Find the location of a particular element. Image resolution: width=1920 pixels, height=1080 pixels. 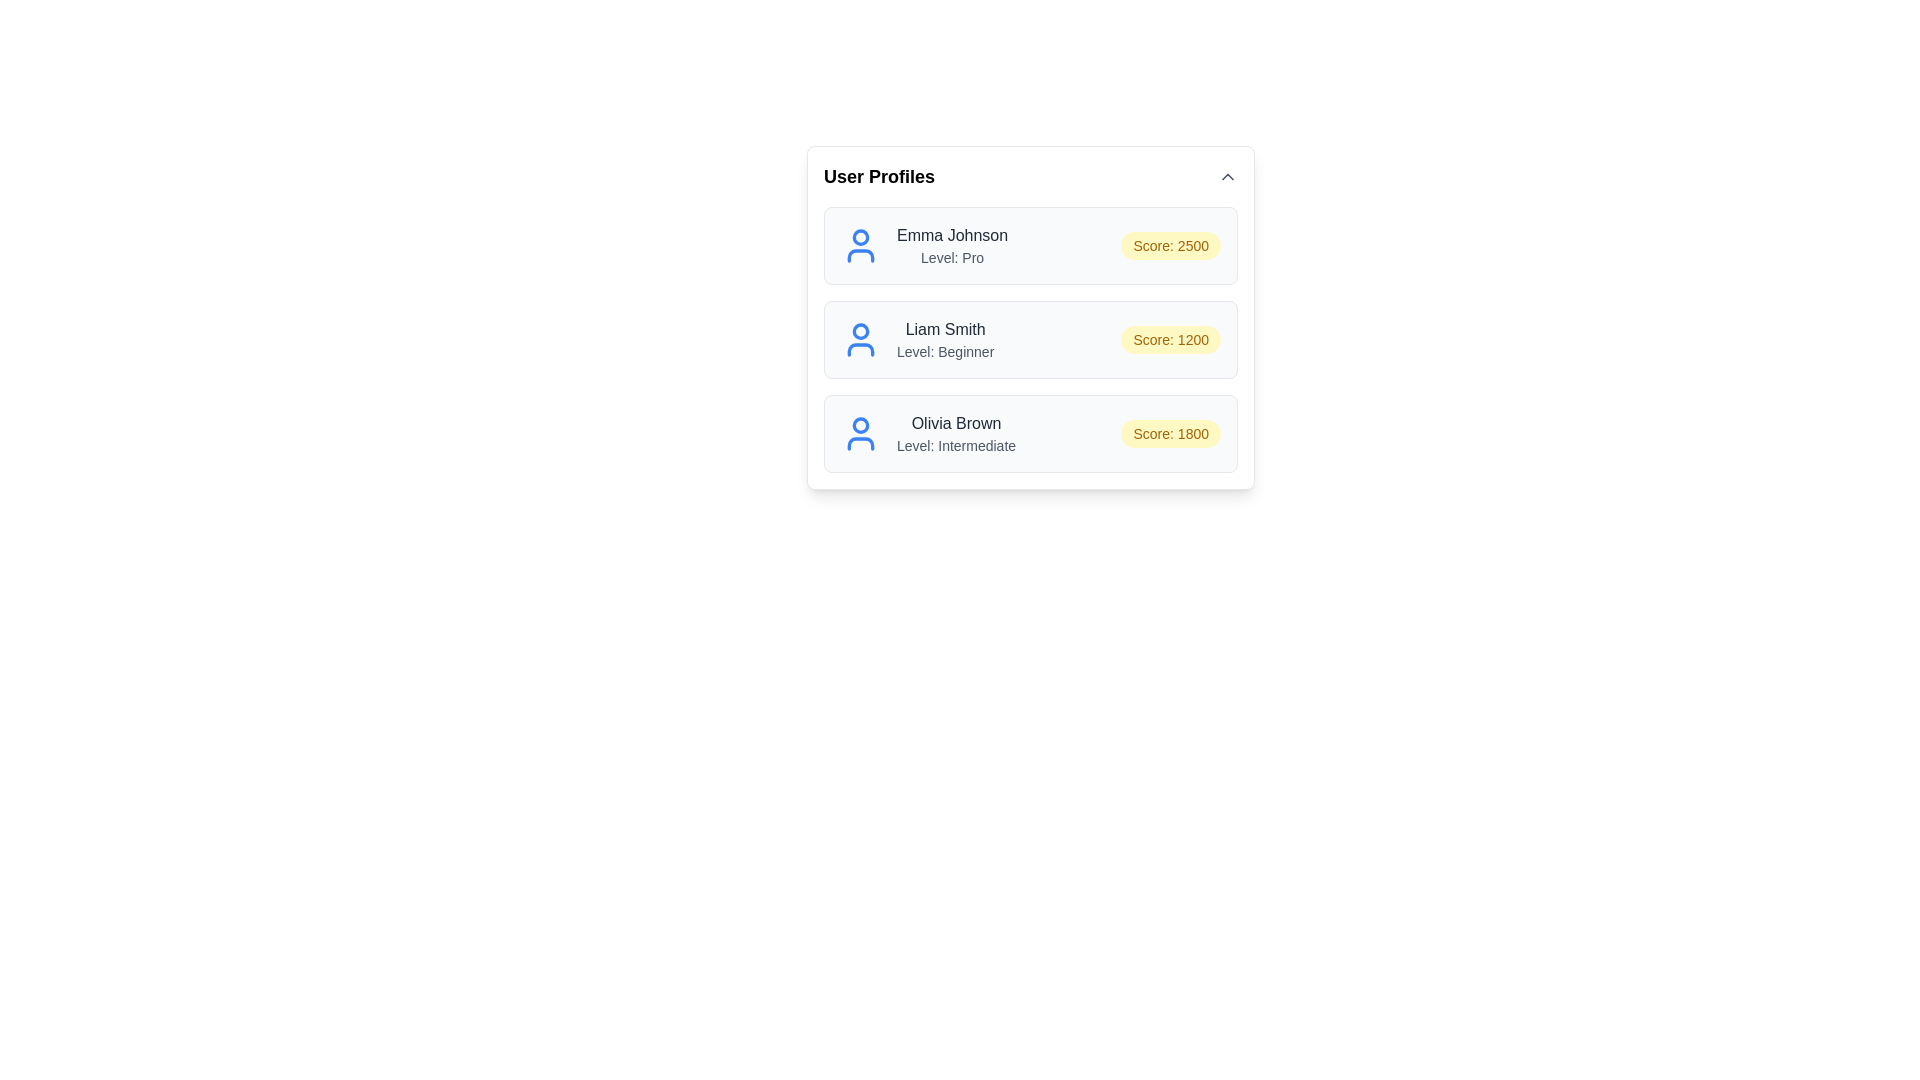

the bottom part of the SVG icon representing the user profile for 'Liam Smith' in the user list component is located at coordinates (860, 349).